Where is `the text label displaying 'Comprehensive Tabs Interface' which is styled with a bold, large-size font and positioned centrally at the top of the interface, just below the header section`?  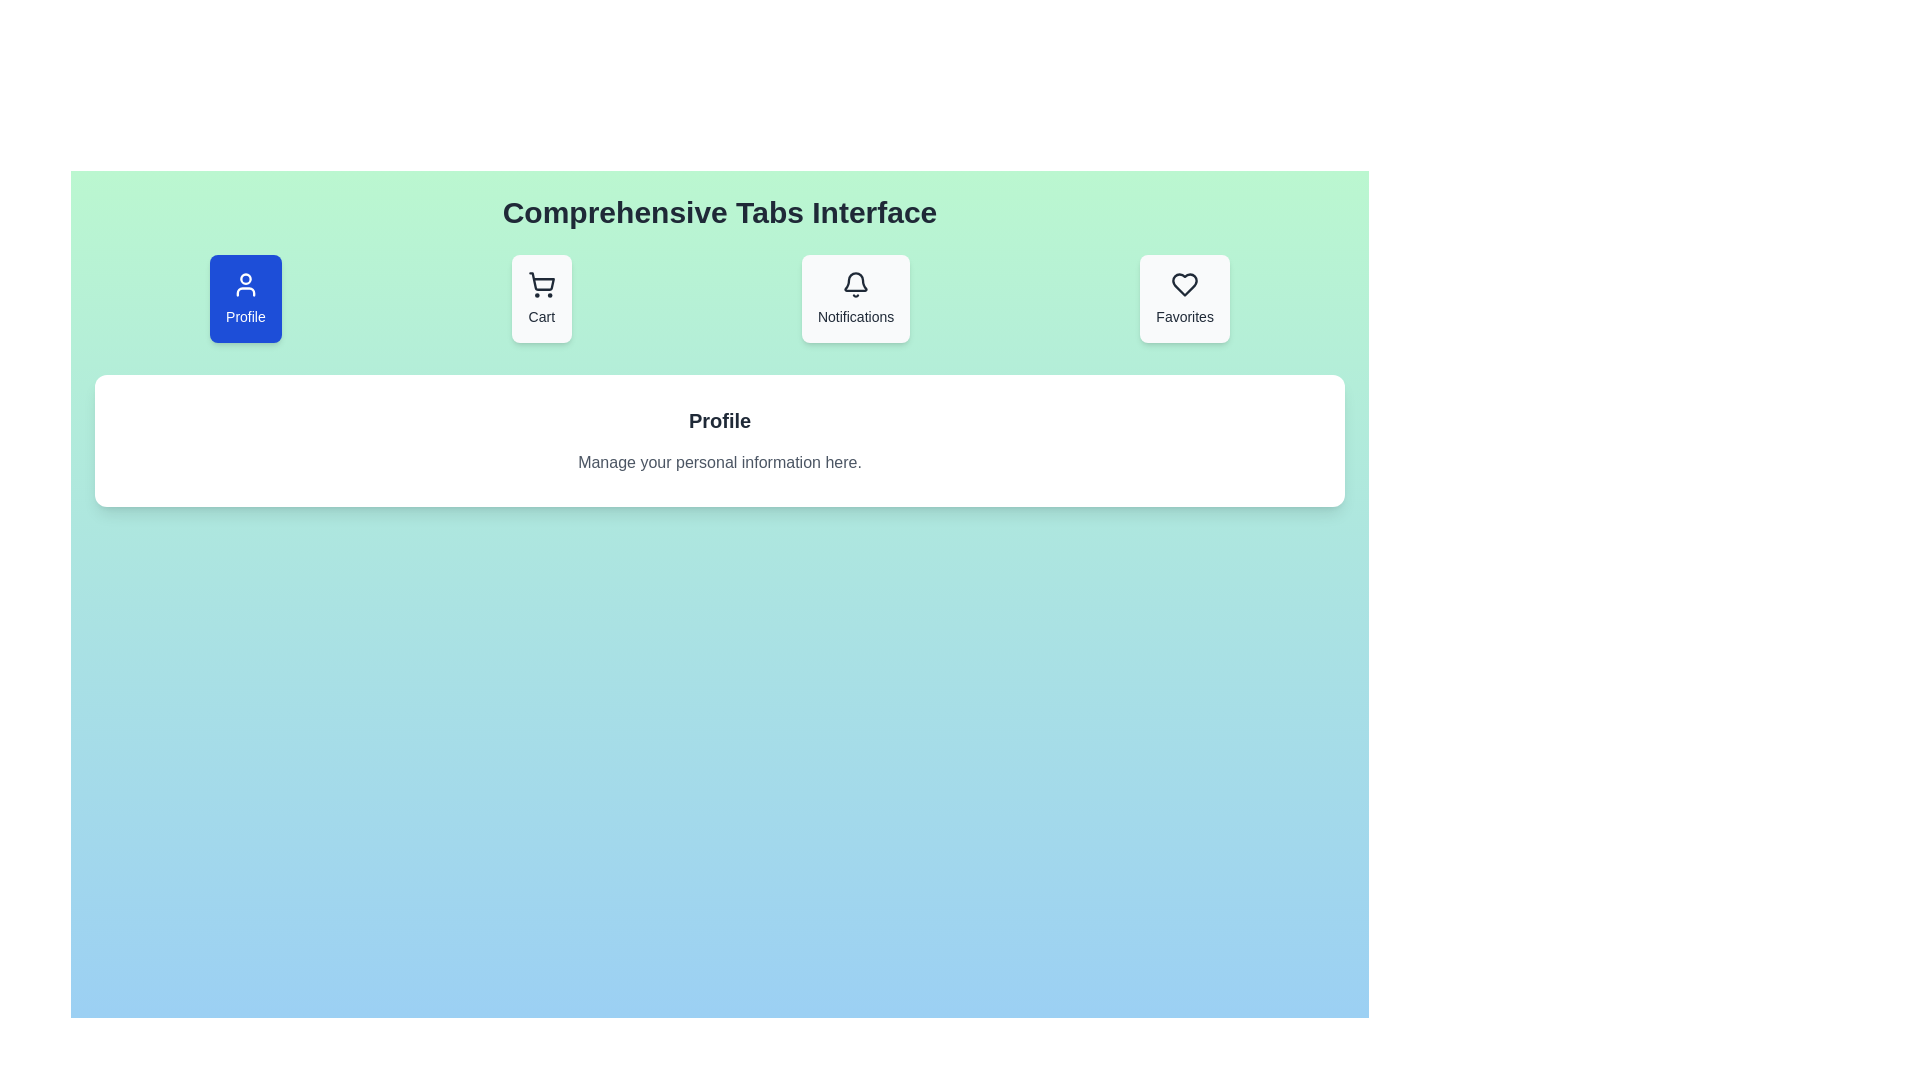
the text label displaying 'Comprehensive Tabs Interface' which is styled with a bold, large-size font and positioned centrally at the top of the interface, just below the header section is located at coordinates (720, 212).